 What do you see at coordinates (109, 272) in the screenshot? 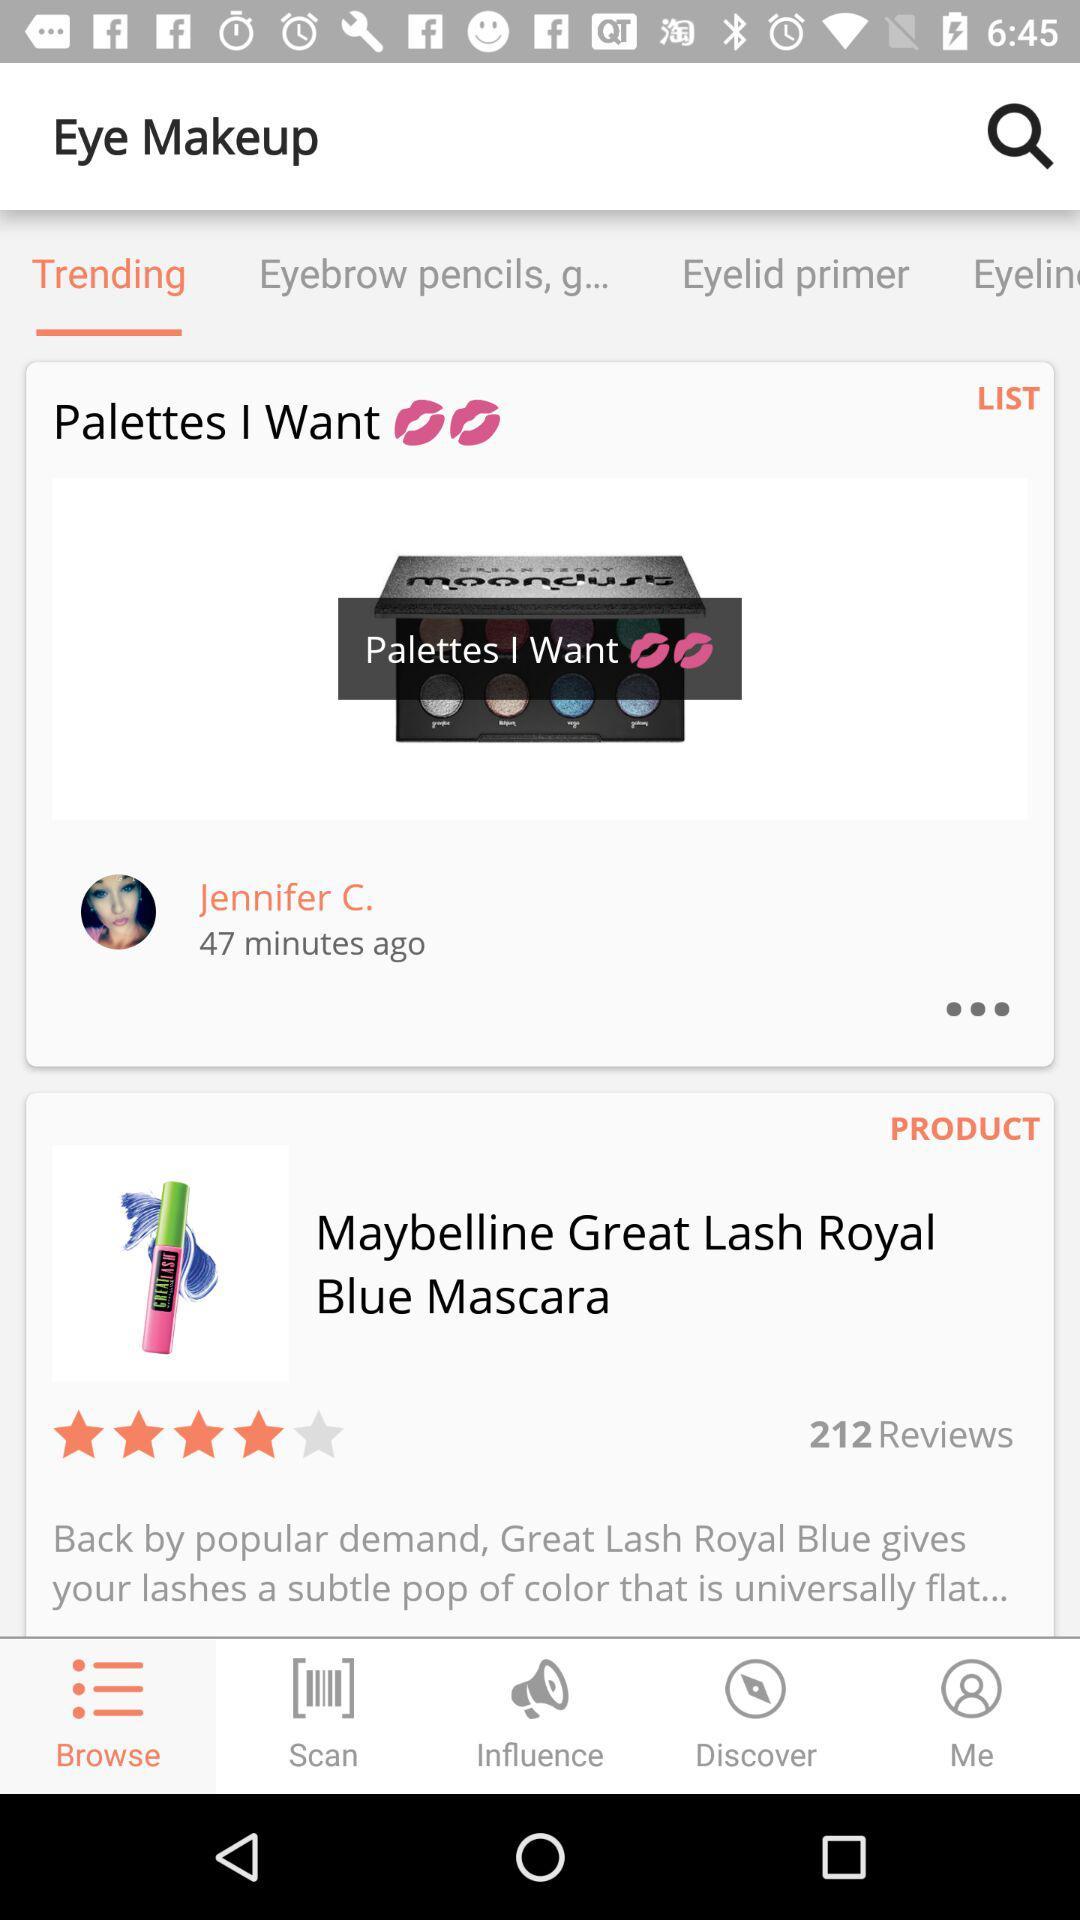
I see `the icon next to the eyebrow pencils gels icon` at bounding box center [109, 272].